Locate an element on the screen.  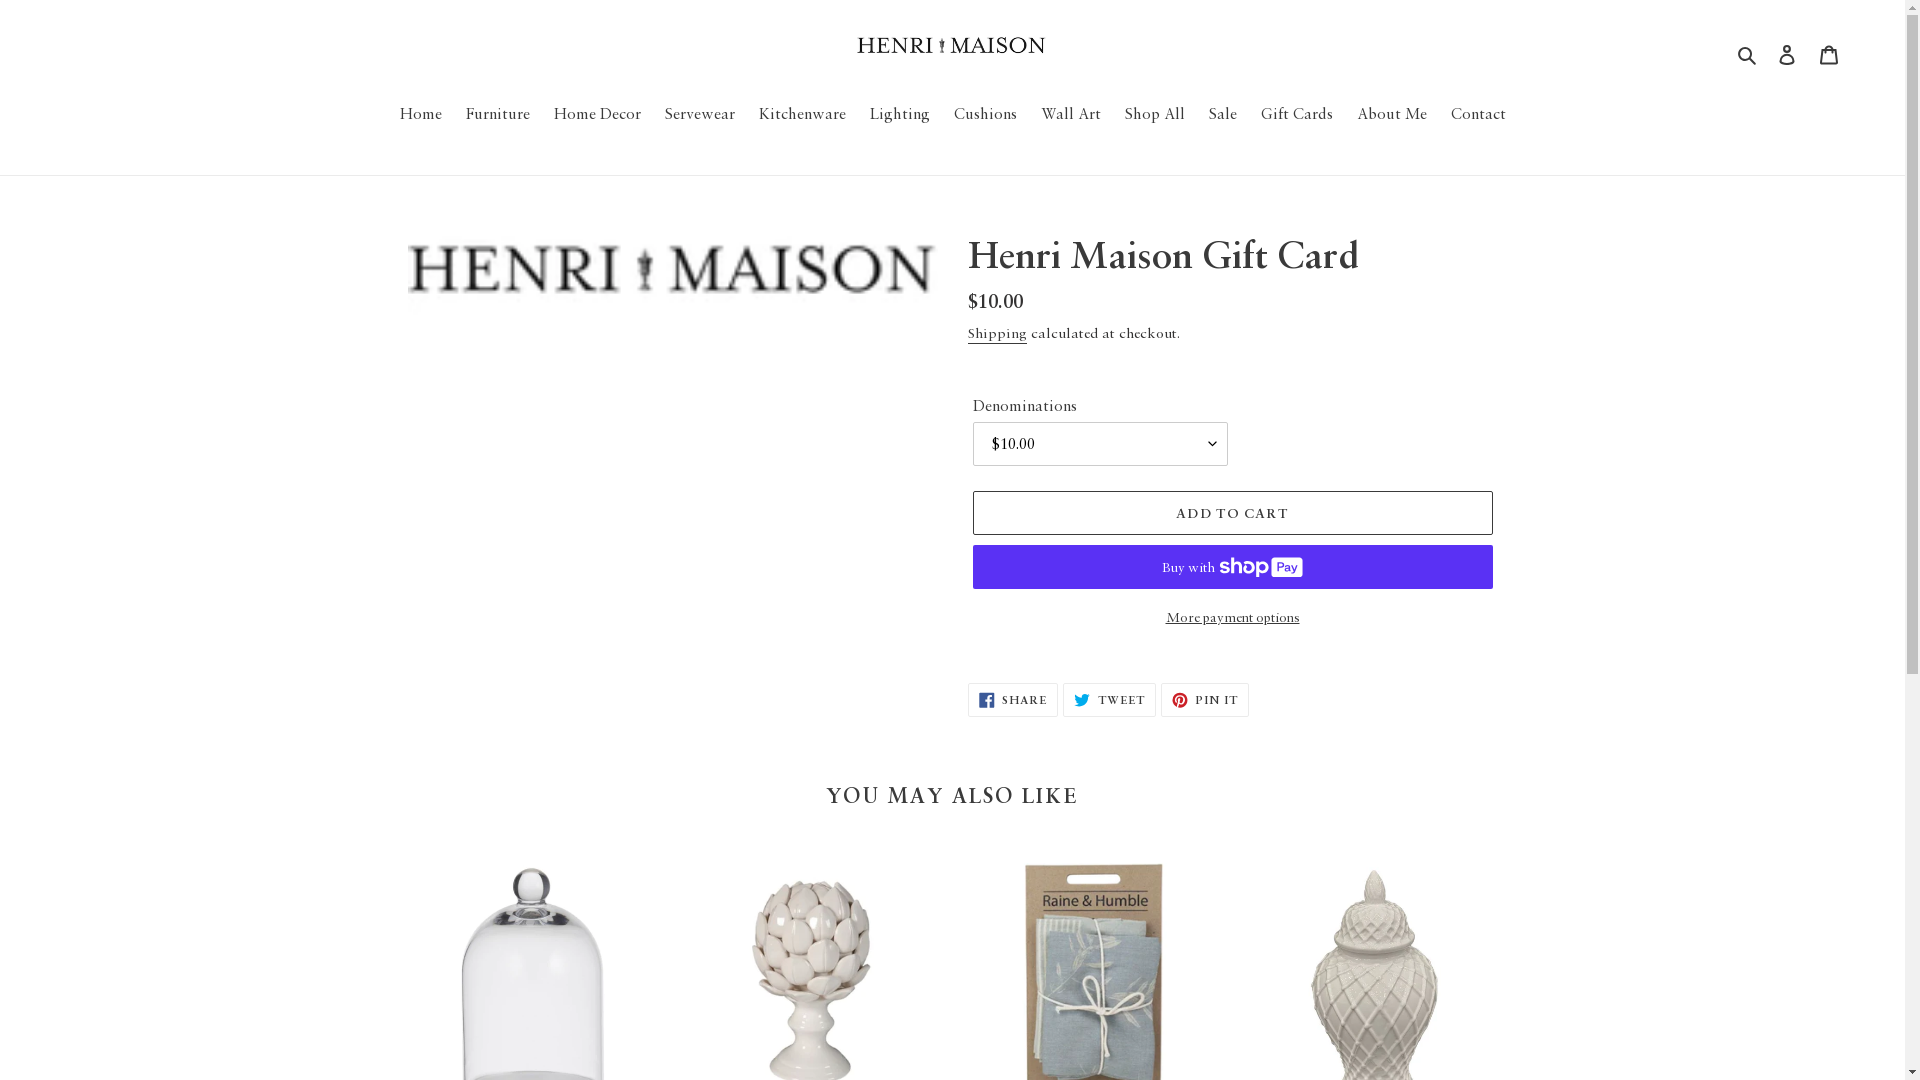
'Home' is located at coordinates (389, 114).